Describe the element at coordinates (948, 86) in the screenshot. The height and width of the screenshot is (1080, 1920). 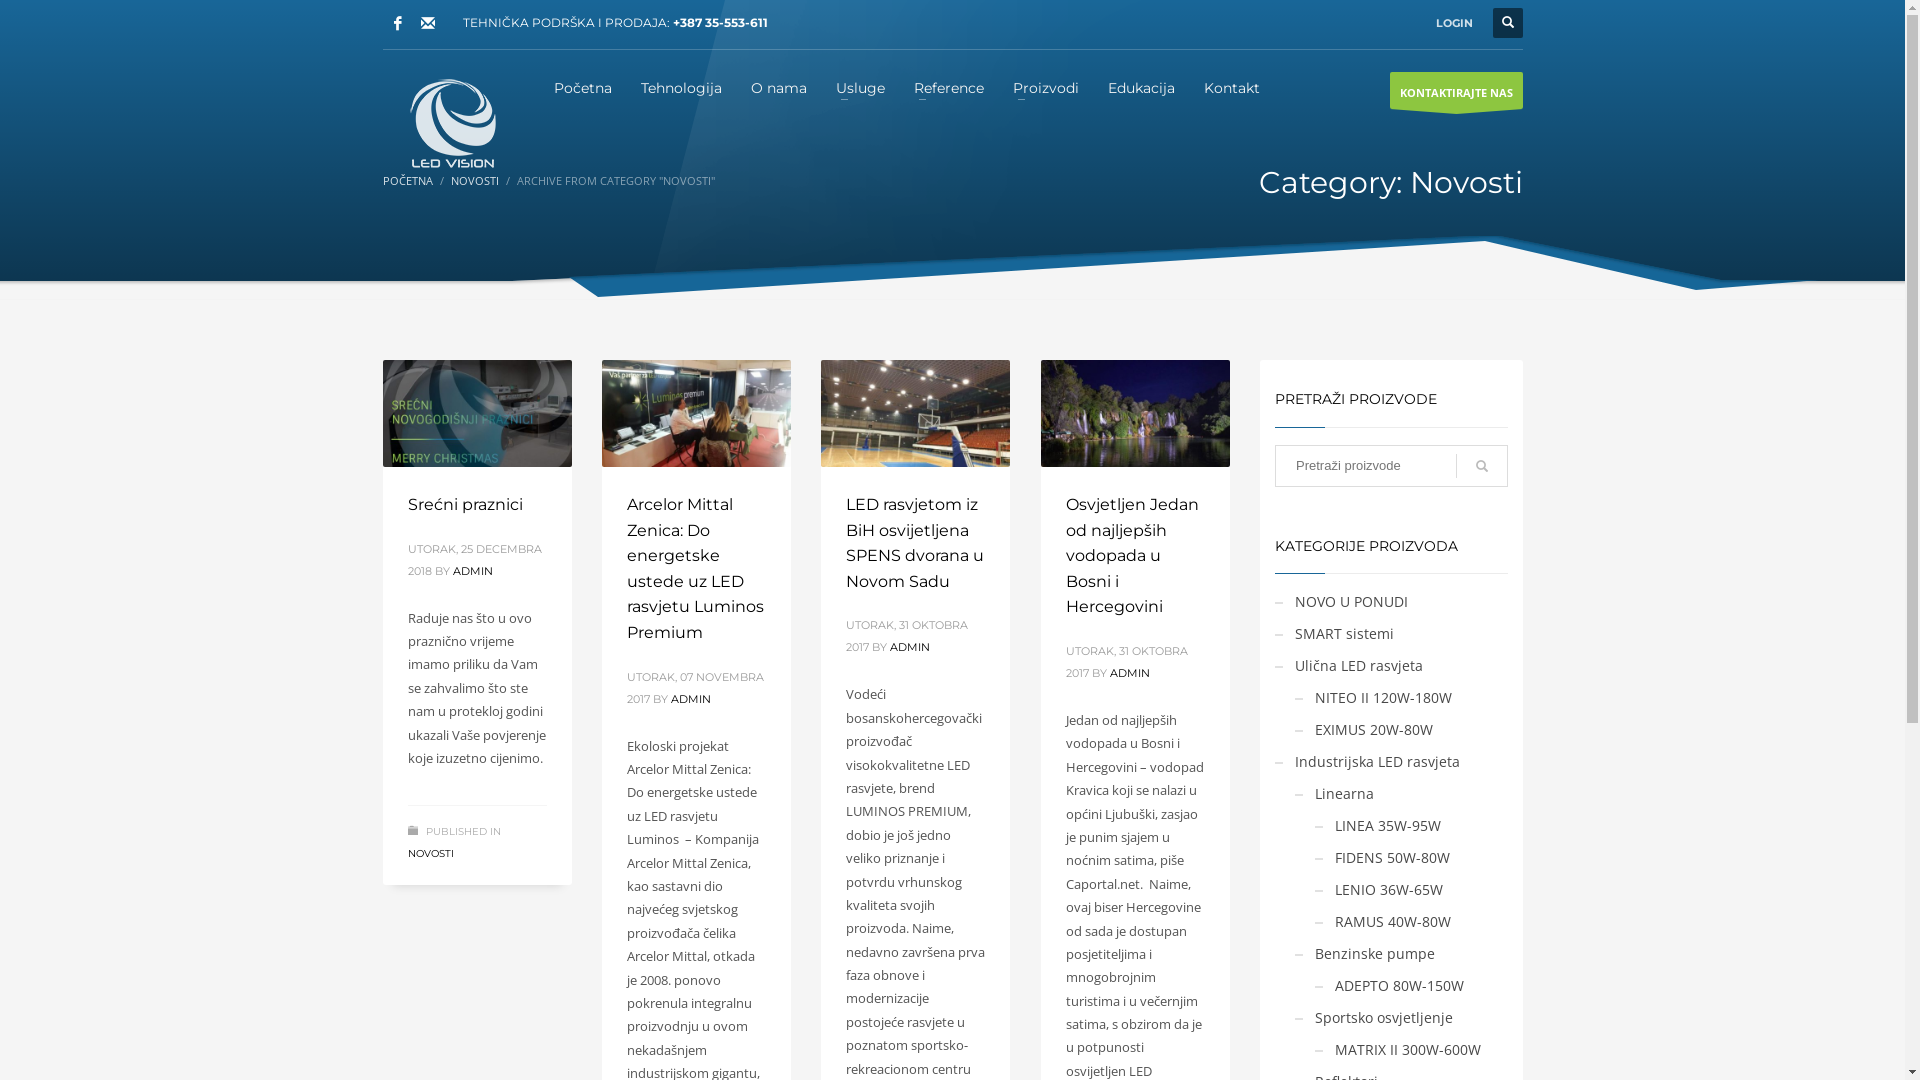
I see `'Reference'` at that location.